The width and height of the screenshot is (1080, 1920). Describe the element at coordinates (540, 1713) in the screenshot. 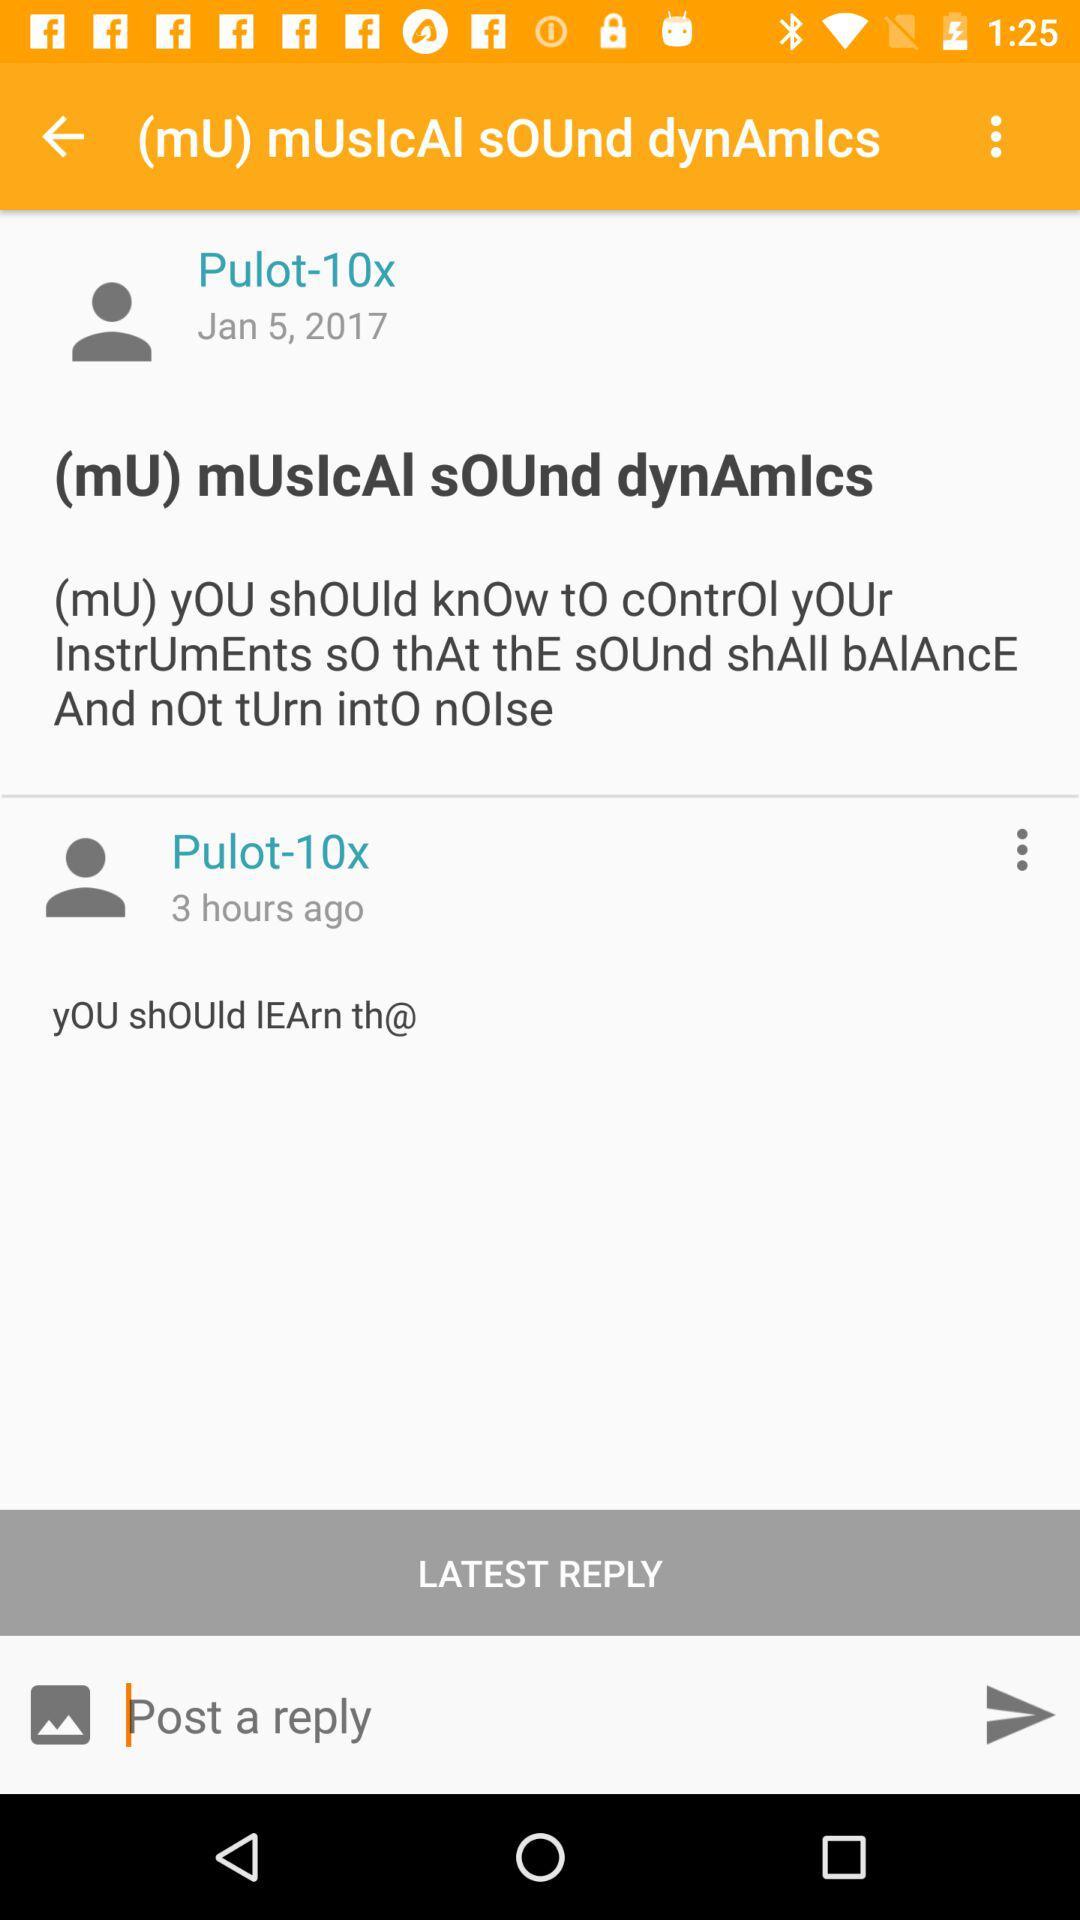

I see `post a reply text box` at that location.